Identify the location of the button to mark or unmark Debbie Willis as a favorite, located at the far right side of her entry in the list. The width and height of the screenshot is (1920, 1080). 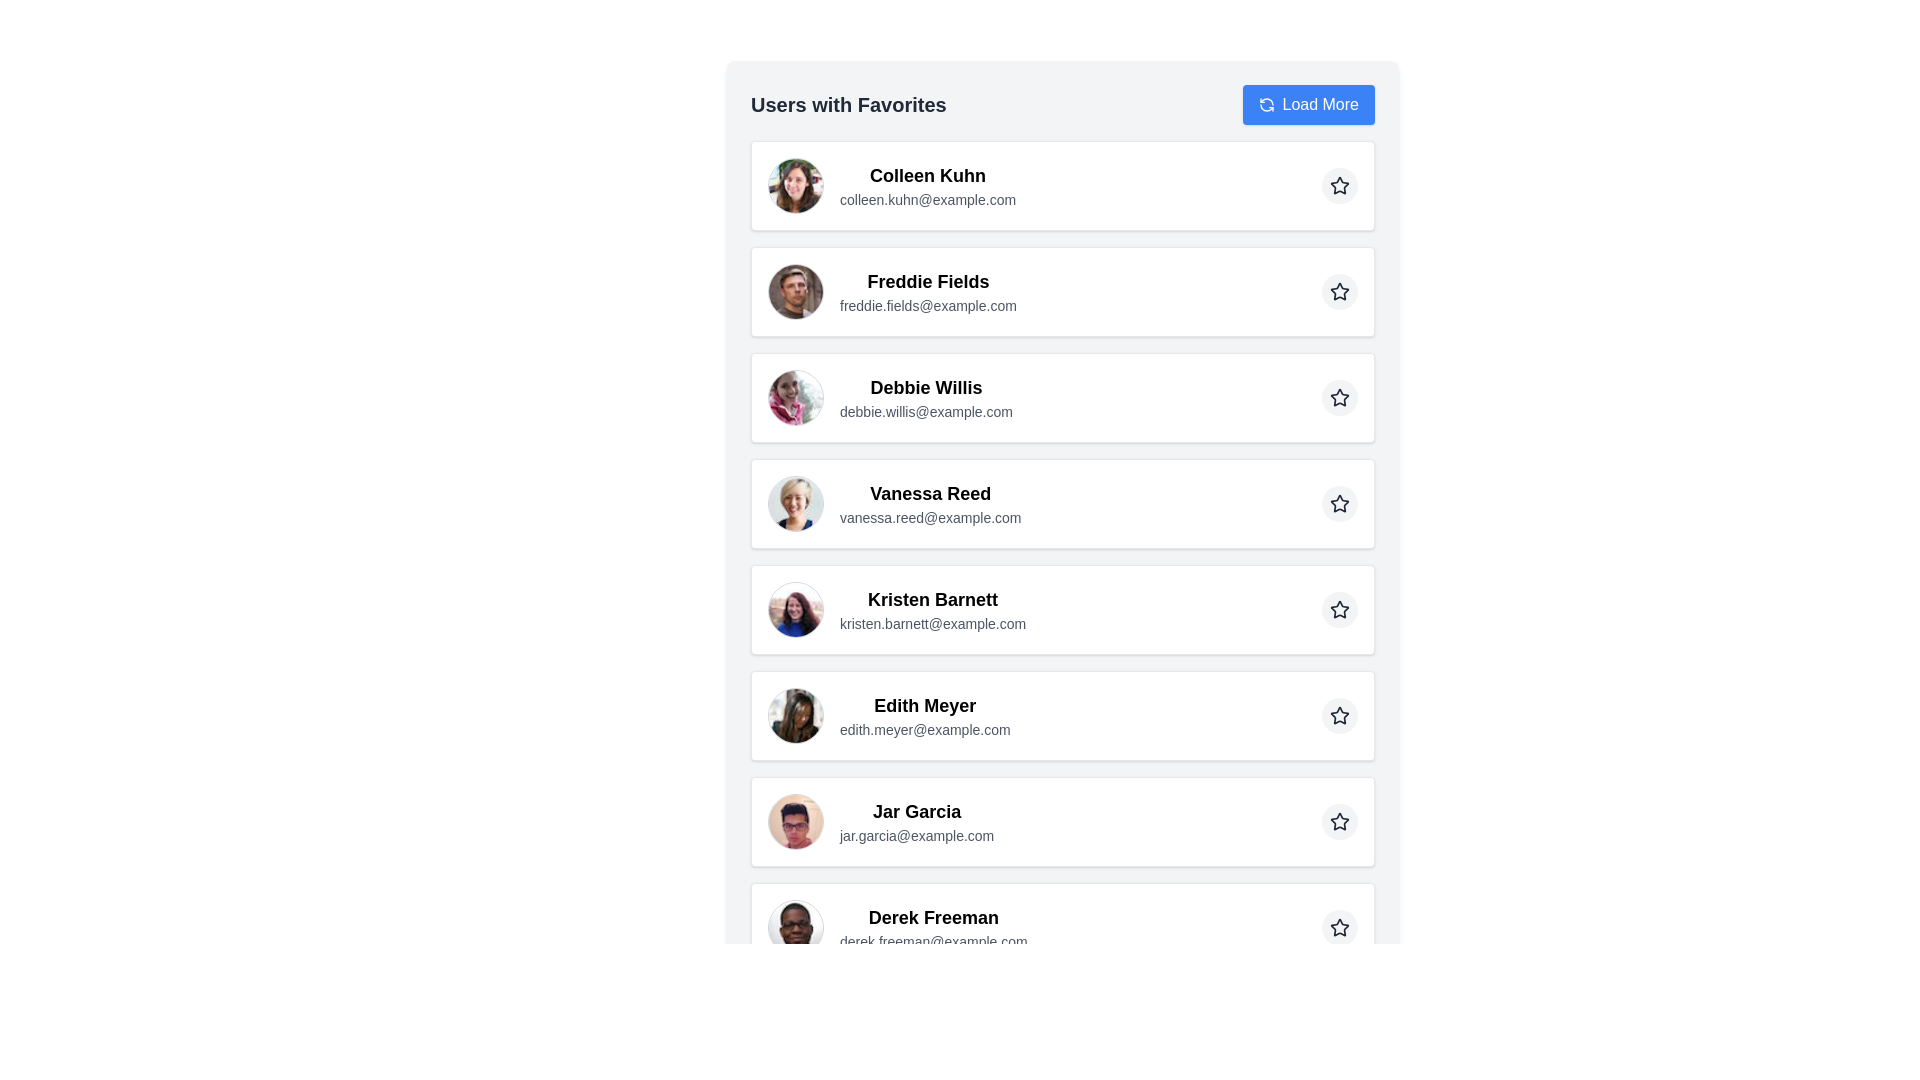
(1339, 397).